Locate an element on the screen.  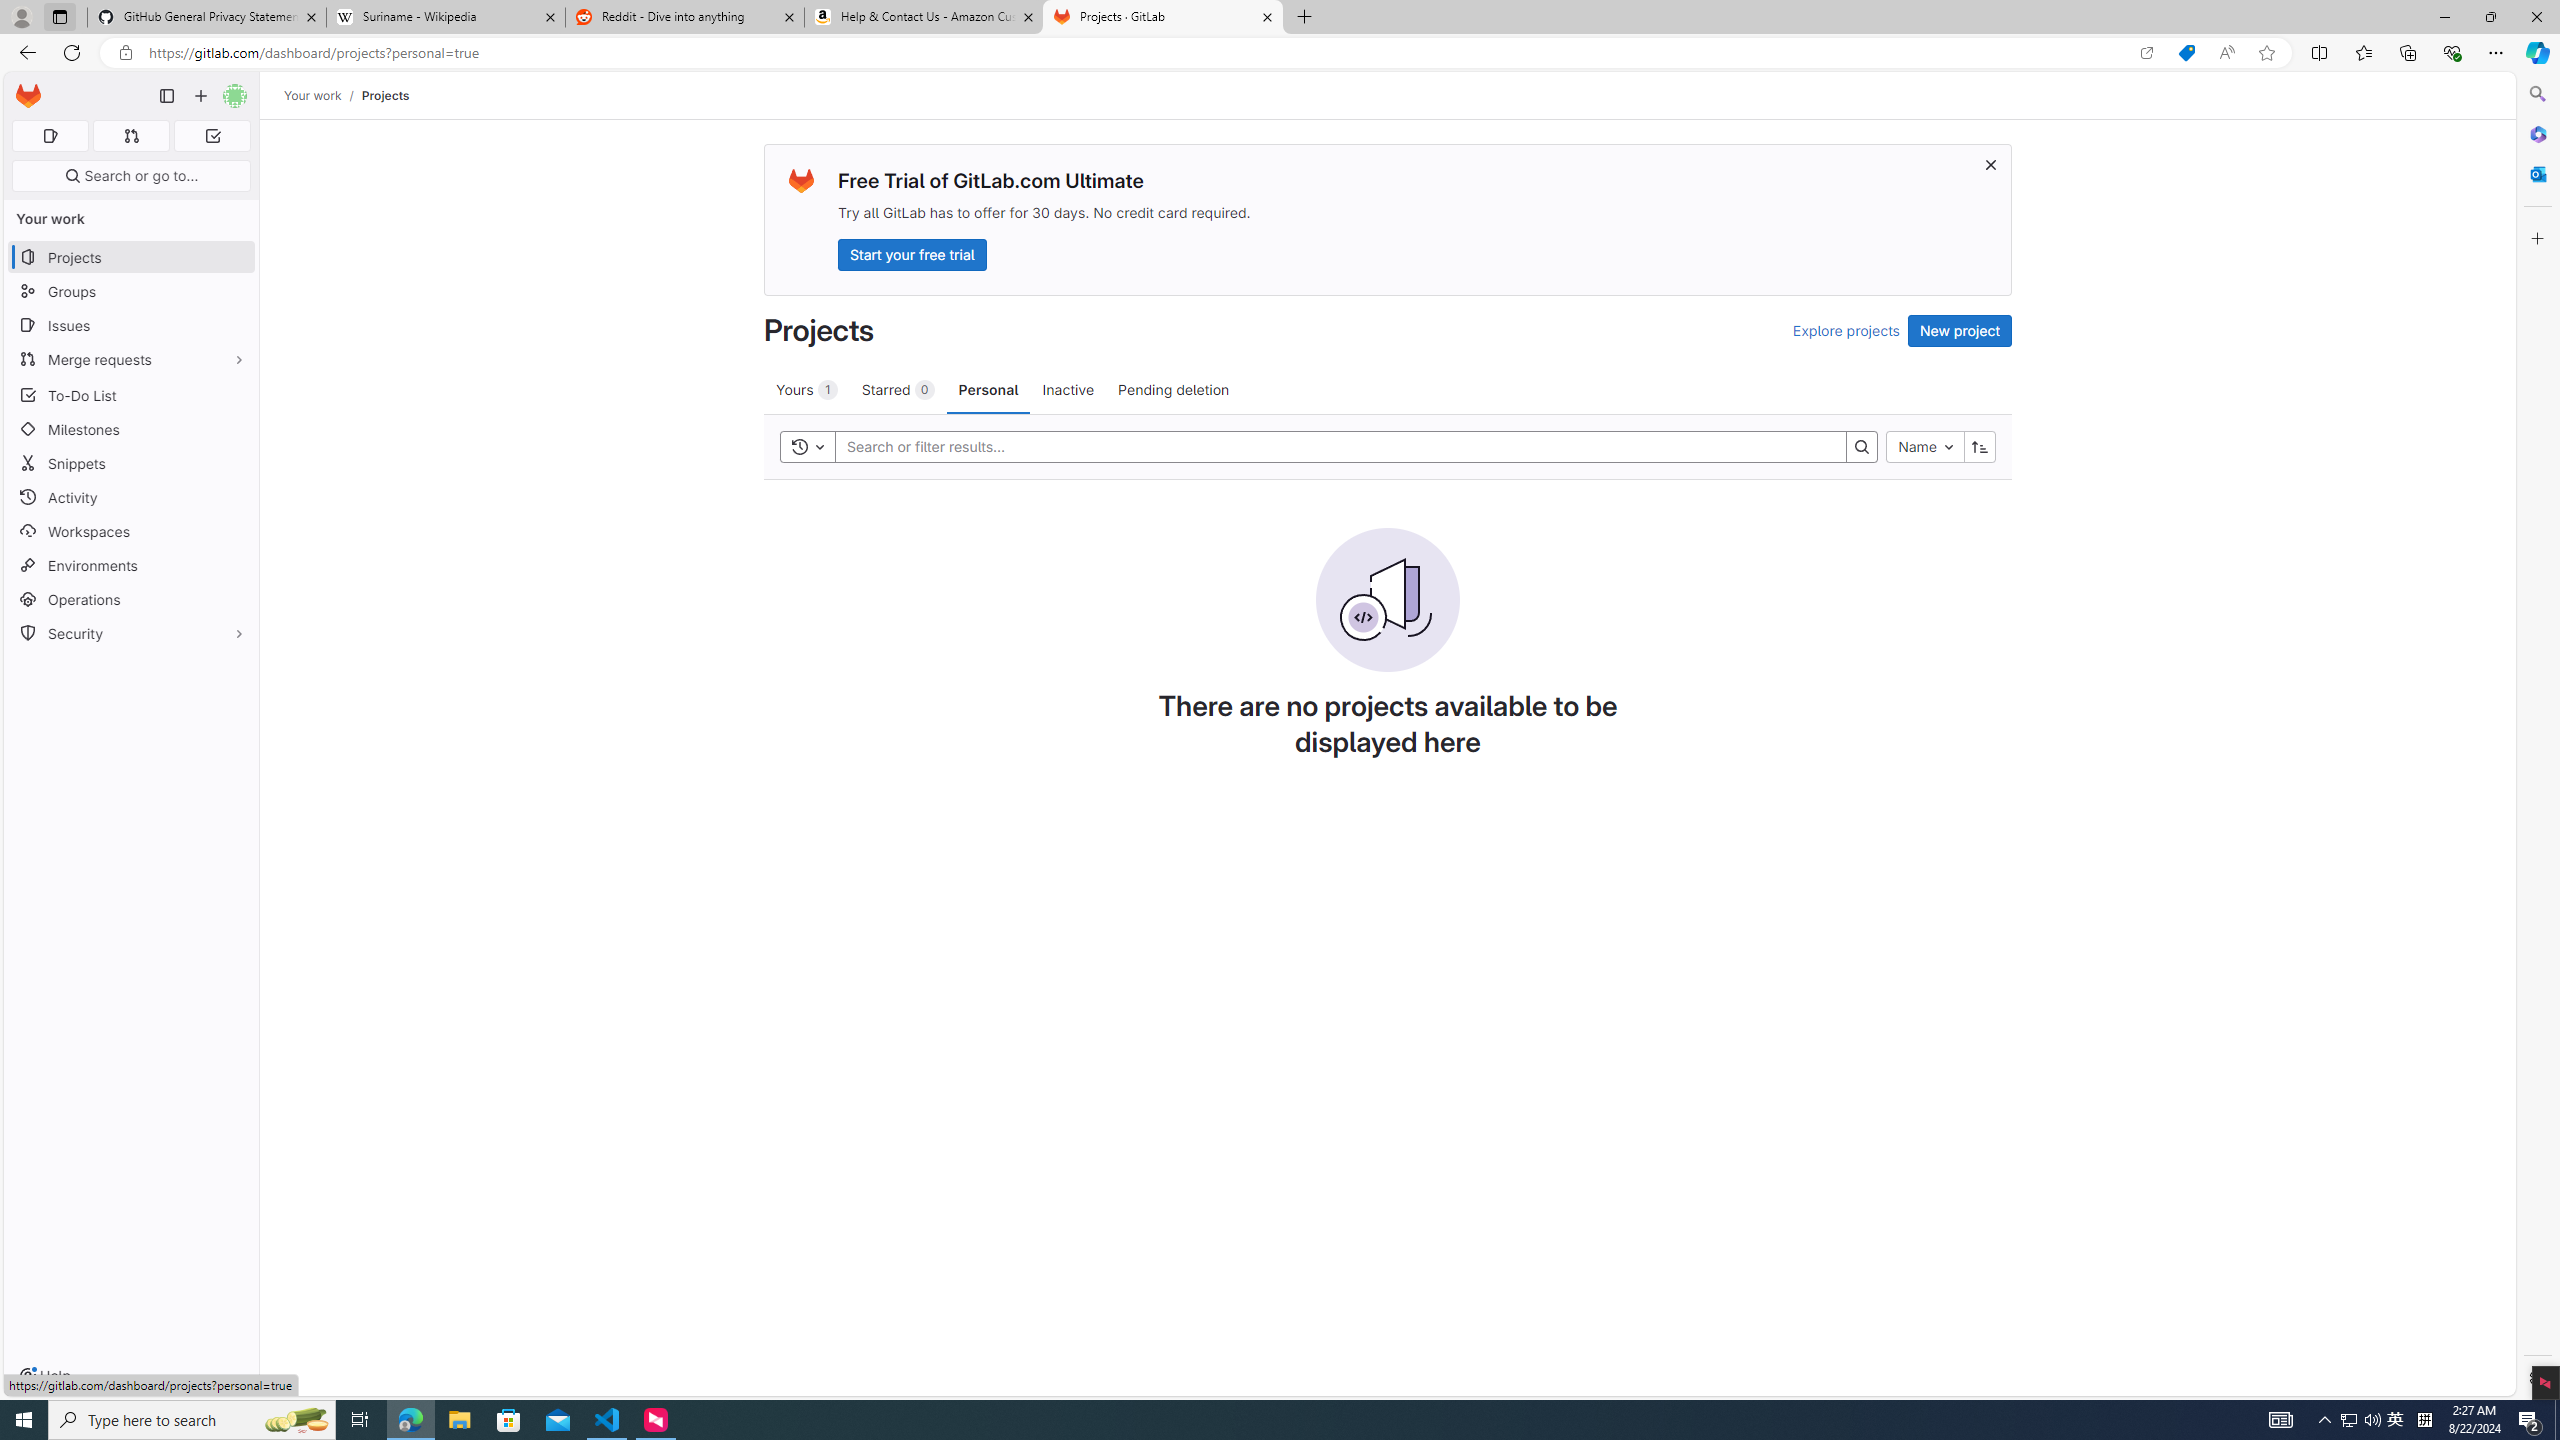
'Class: s16 gl-icon gl-button-icon ' is located at coordinates (1990, 164).